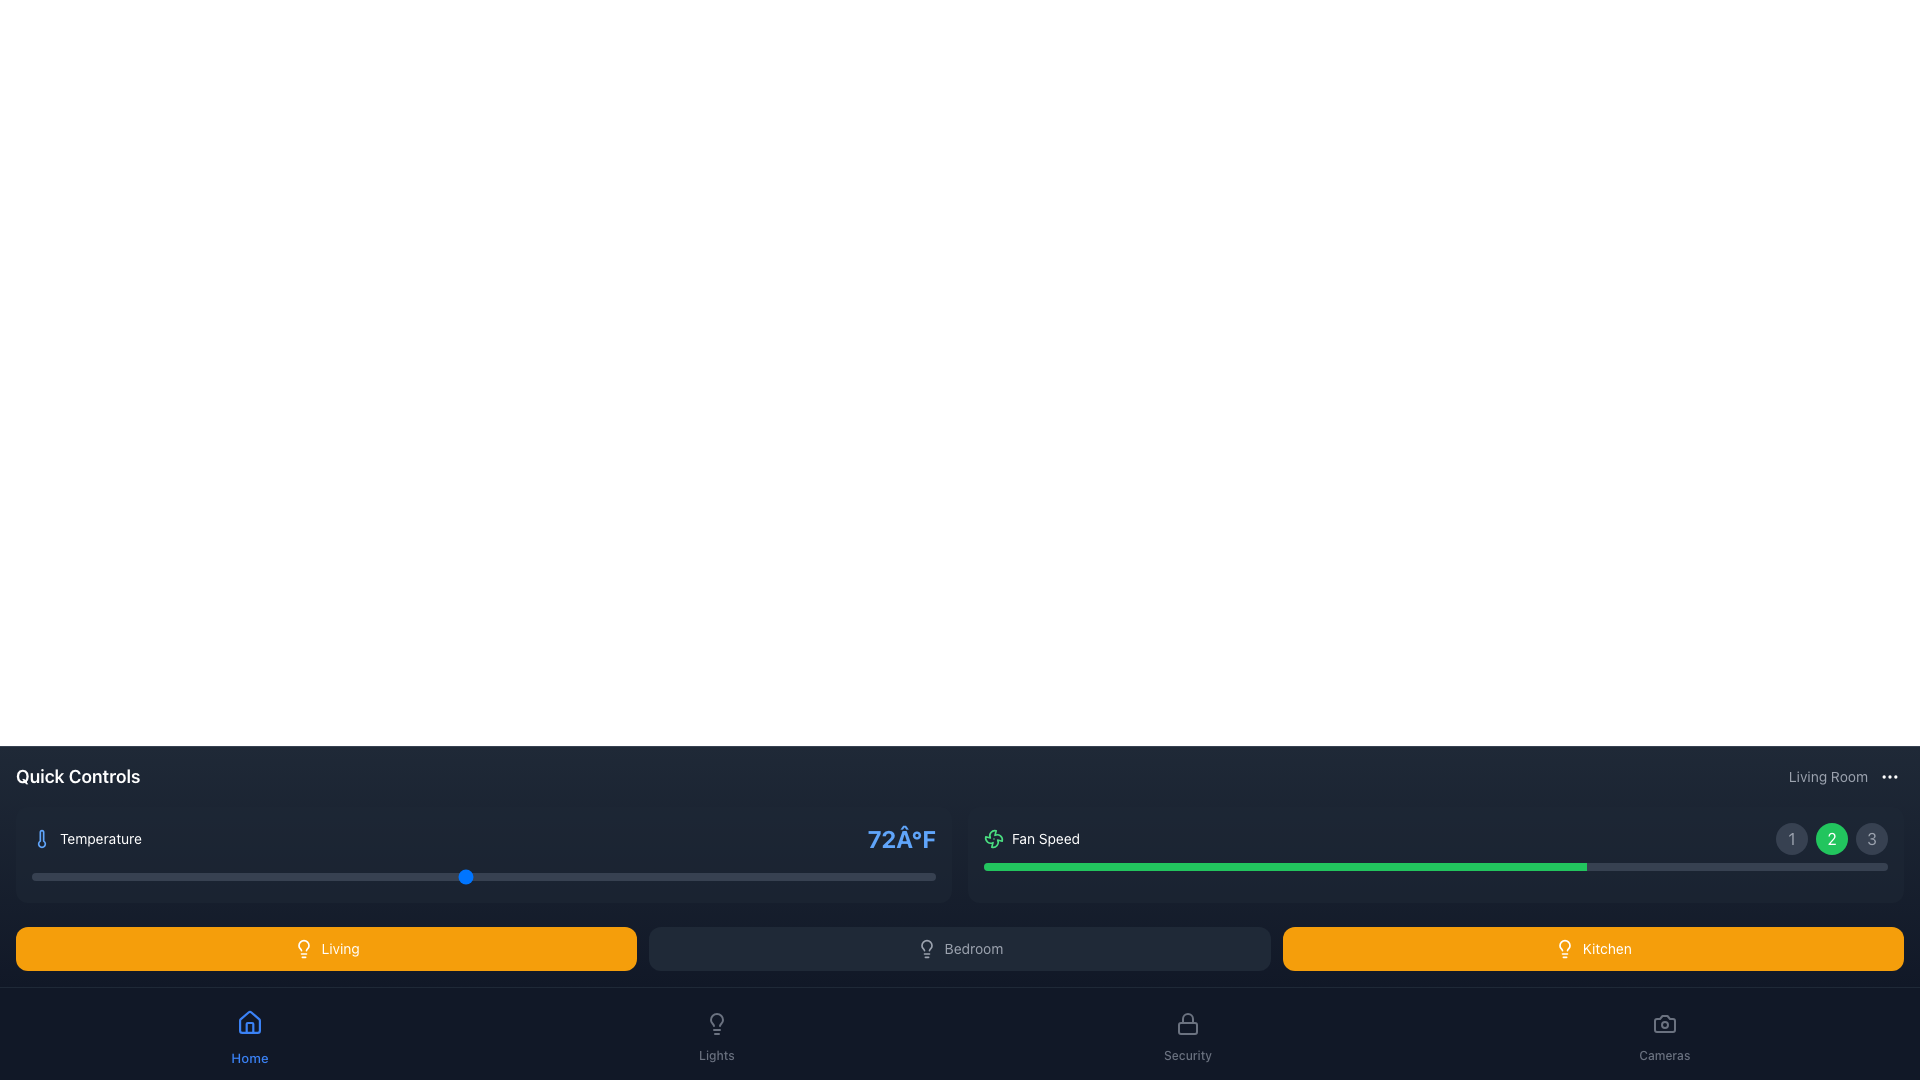  I want to click on the 'Home' button, which features a blue house icon above the text, so click(248, 1033).